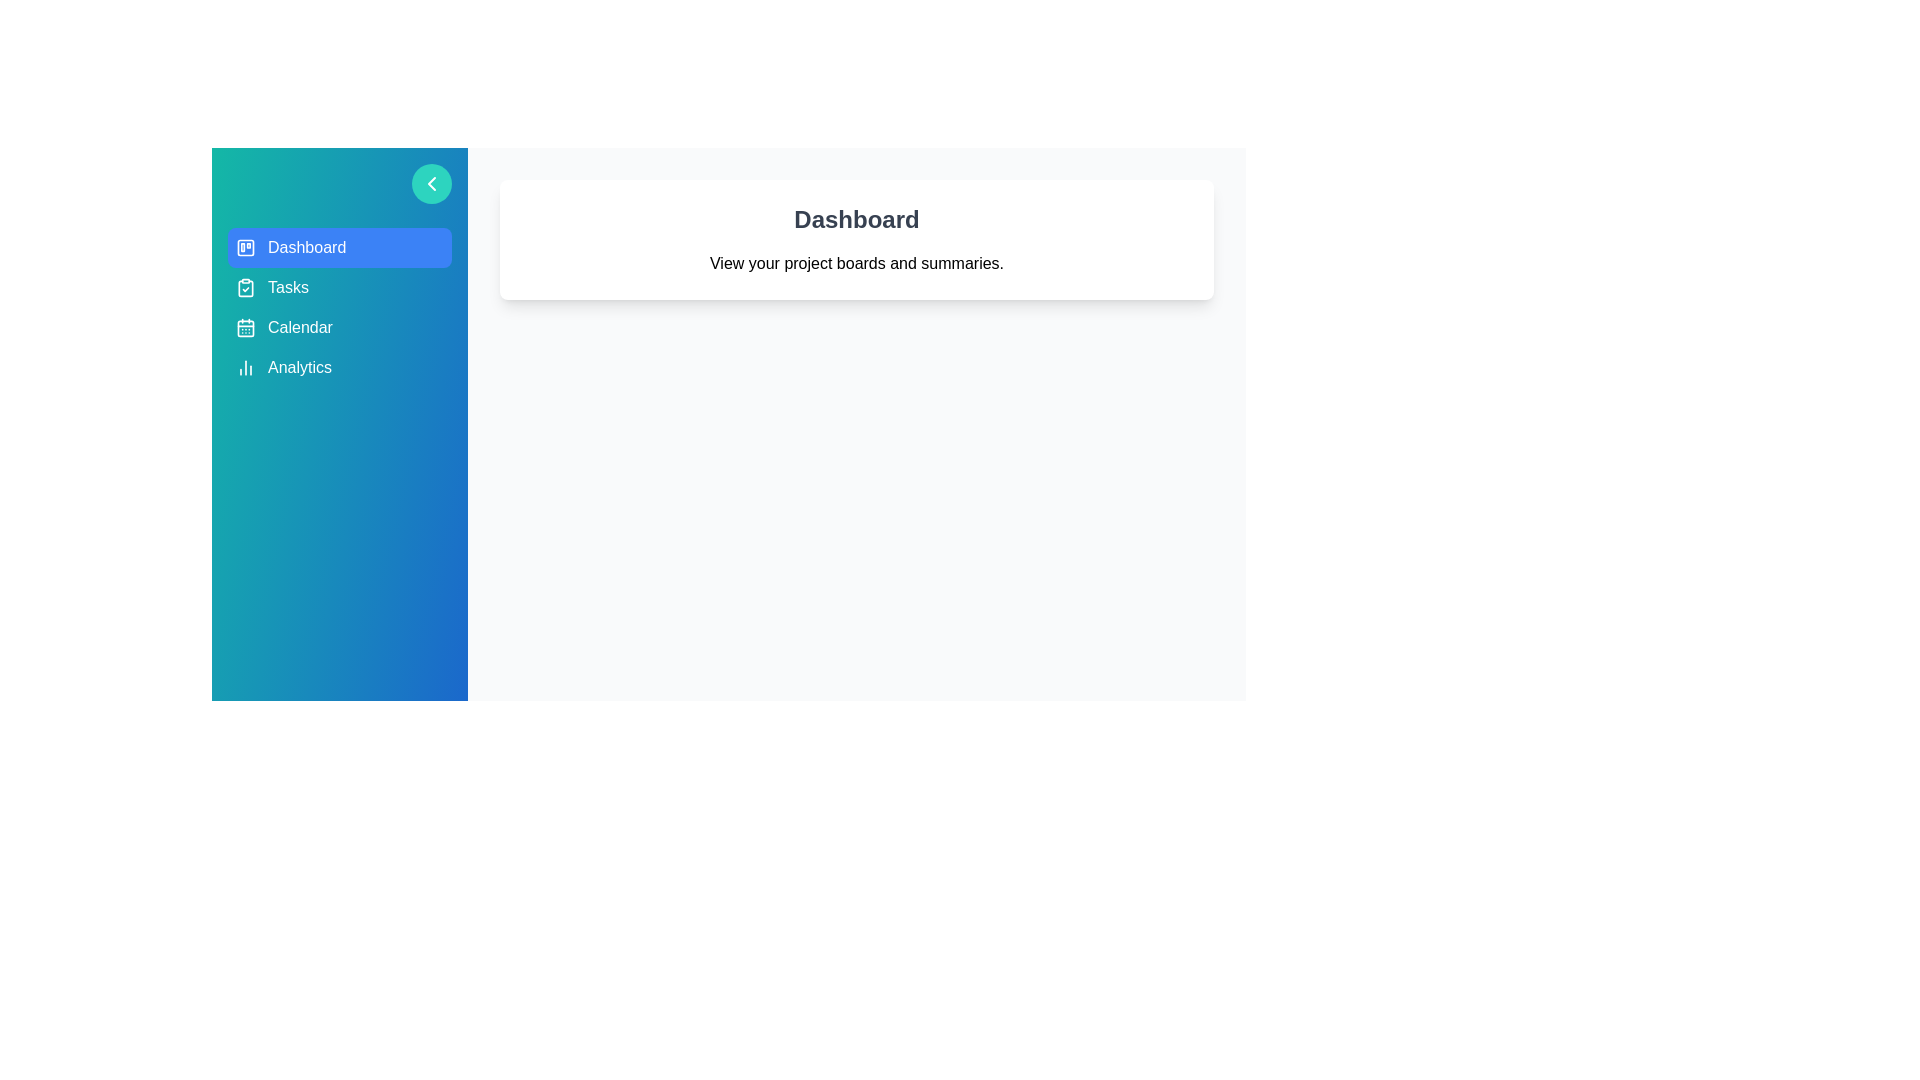  Describe the element at coordinates (287, 288) in the screenshot. I see `the text label displaying the word 'Tasks' in white font, which is positioned in a vertical menu list between 'Dashboard' and 'Calendar'` at that location.